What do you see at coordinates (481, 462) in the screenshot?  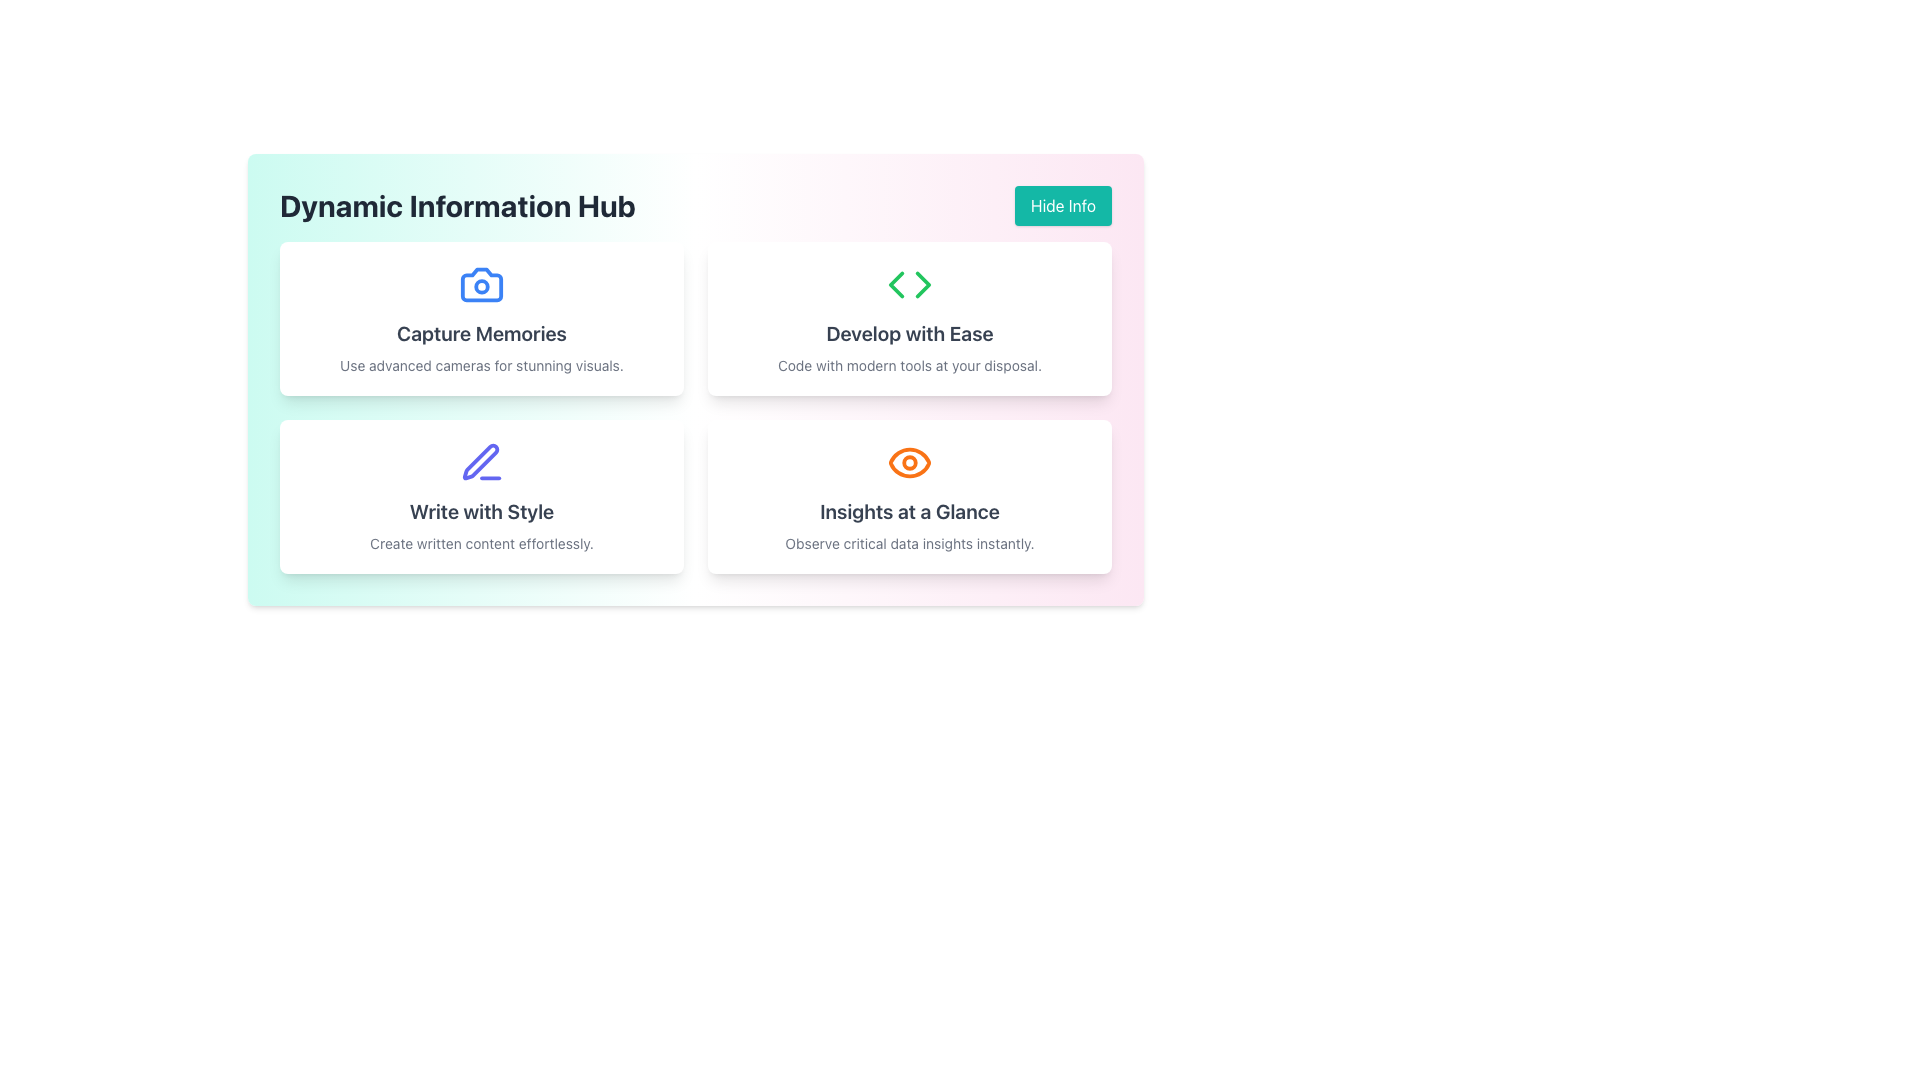 I see `the pen icon located in the card labeled 'Write with Style' in the bottom-left corner of the grid layout` at bounding box center [481, 462].